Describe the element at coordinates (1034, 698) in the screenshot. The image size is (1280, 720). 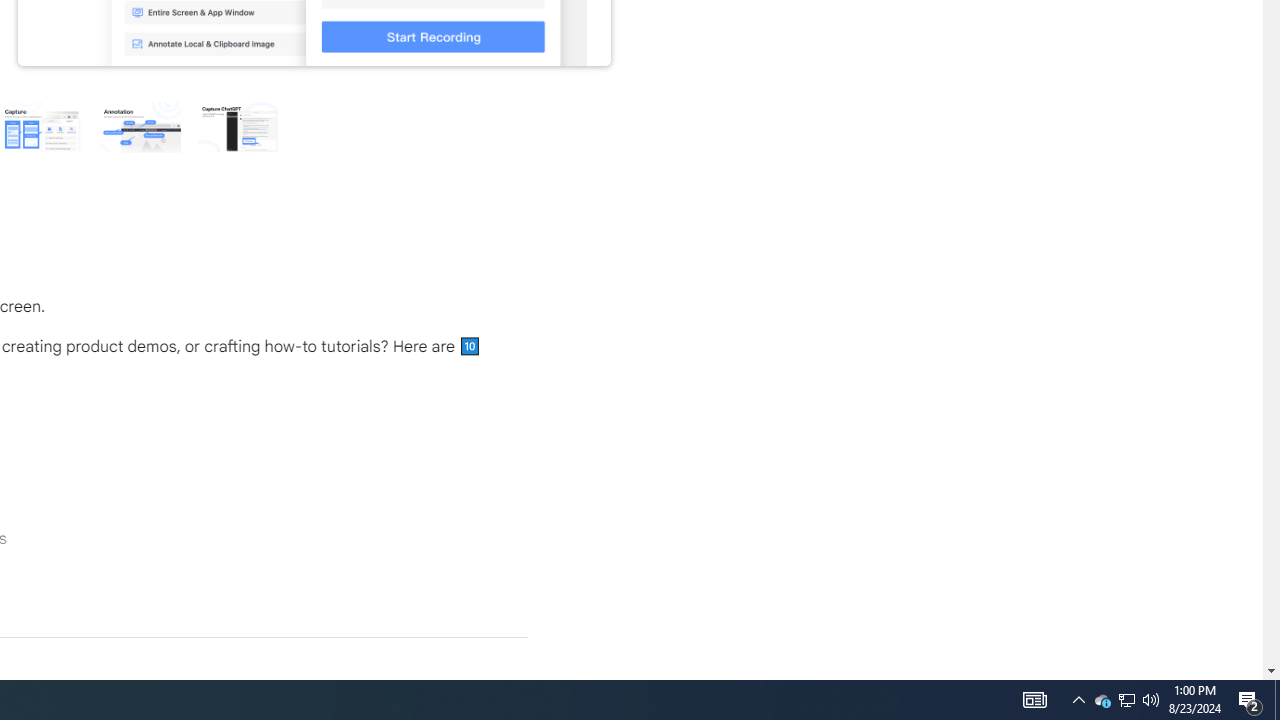
I see `'AutomationID: 4105'` at that location.